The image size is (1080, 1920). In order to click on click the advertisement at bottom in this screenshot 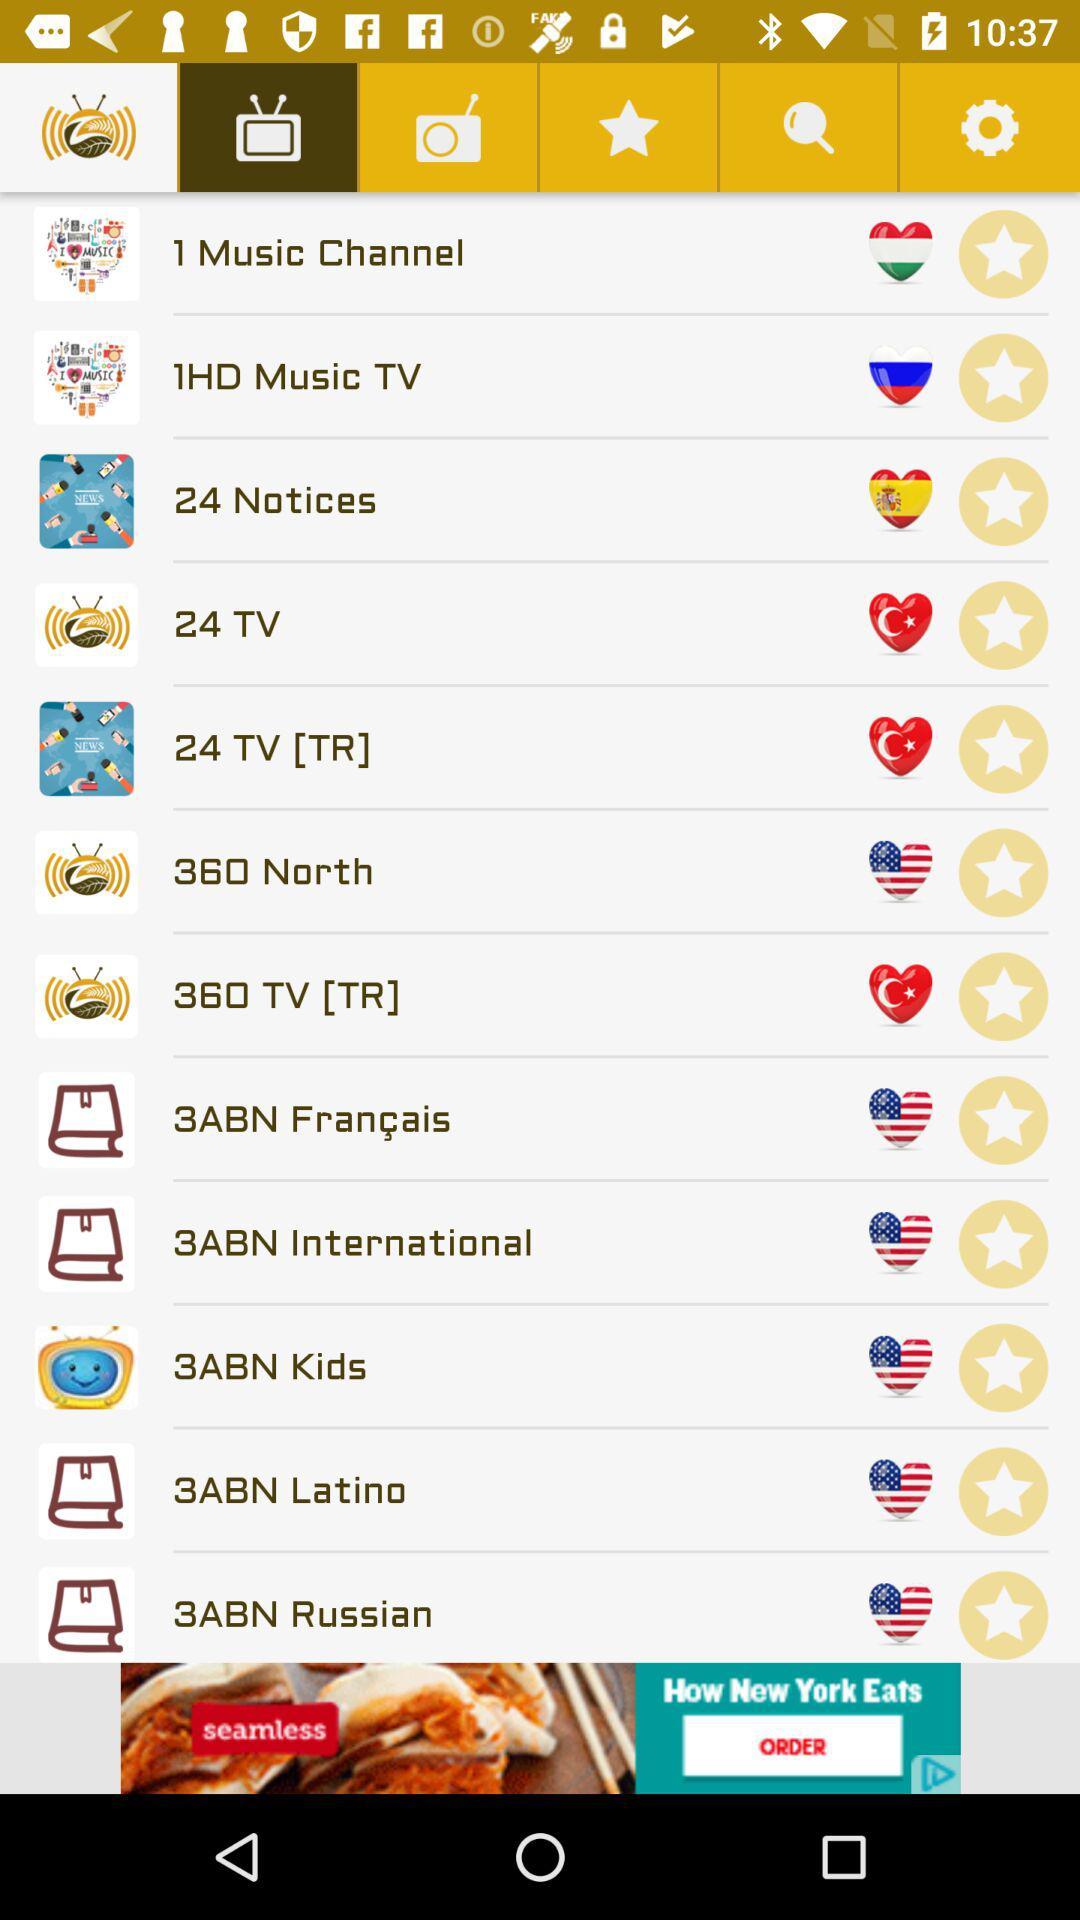, I will do `click(540, 1727)`.